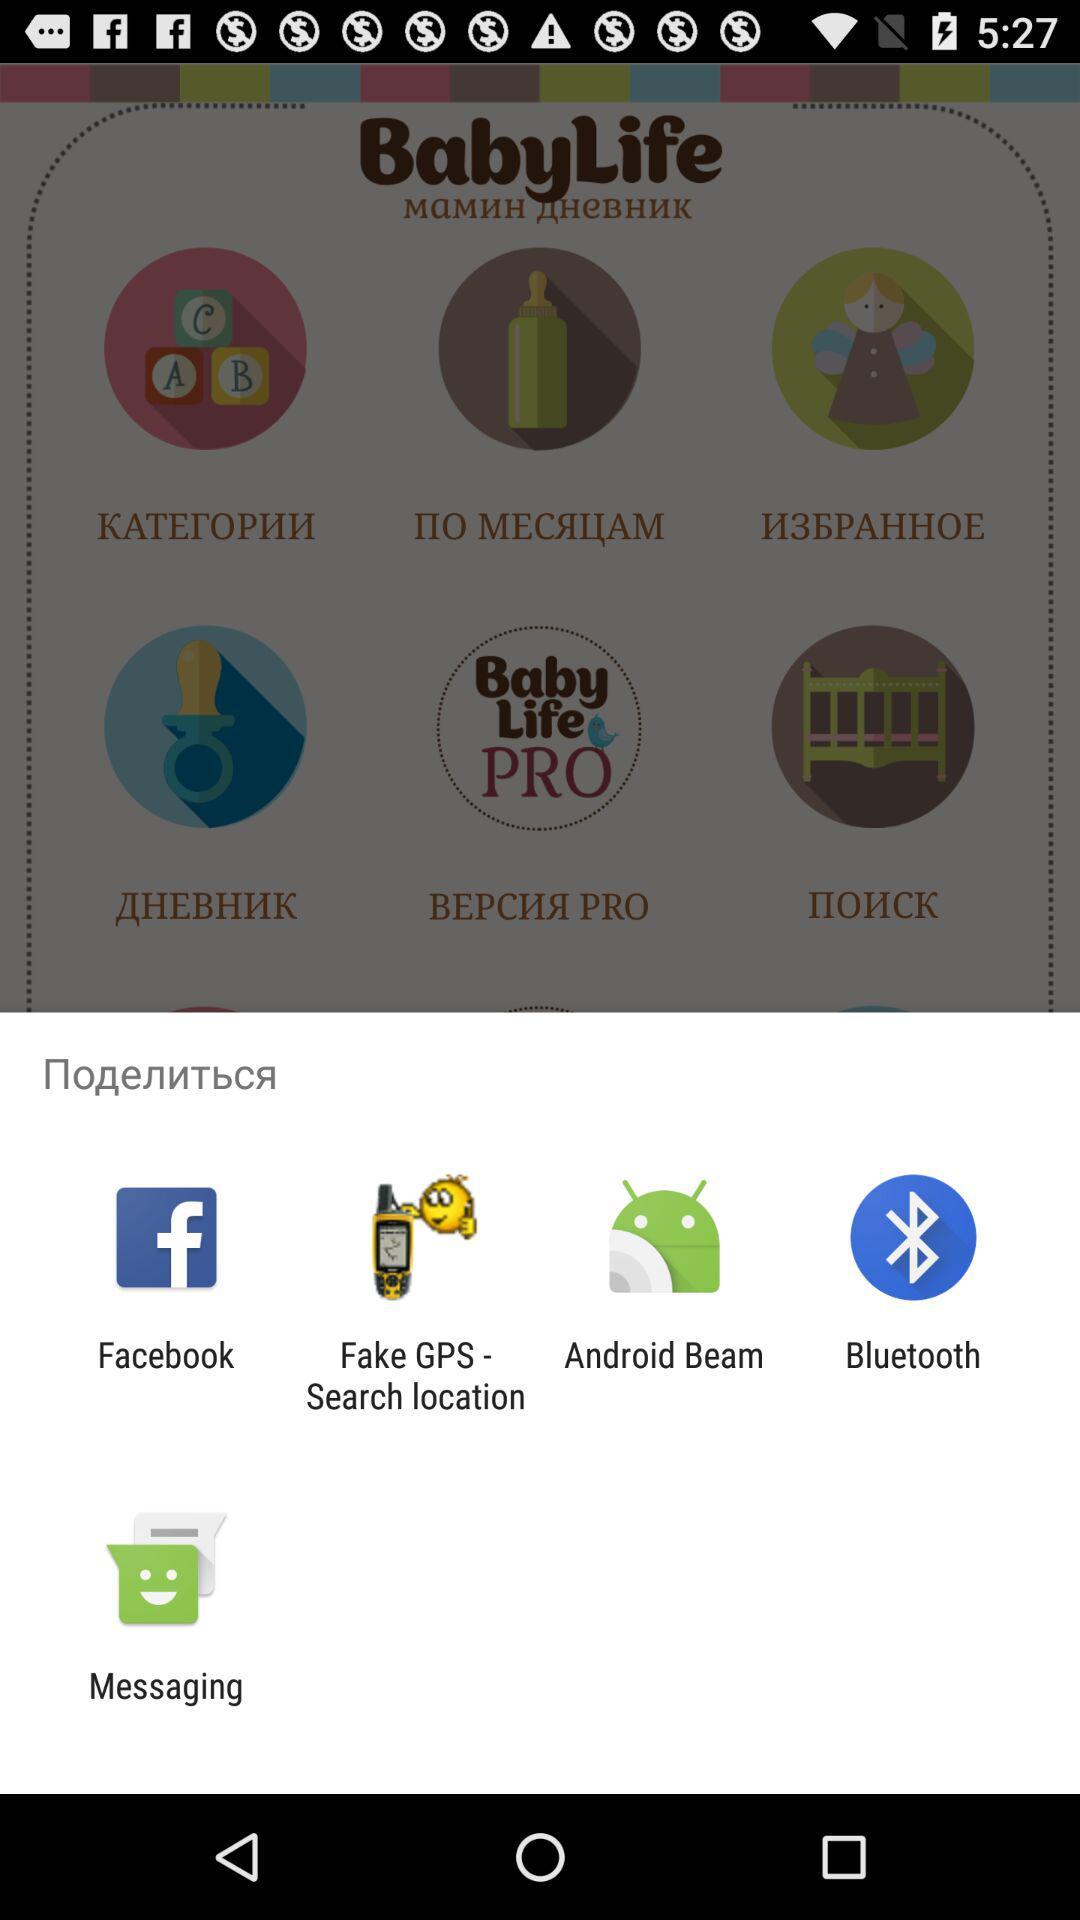 This screenshot has height=1920, width=1080. I want to click on the bluetooth item, so click(913, 1374).